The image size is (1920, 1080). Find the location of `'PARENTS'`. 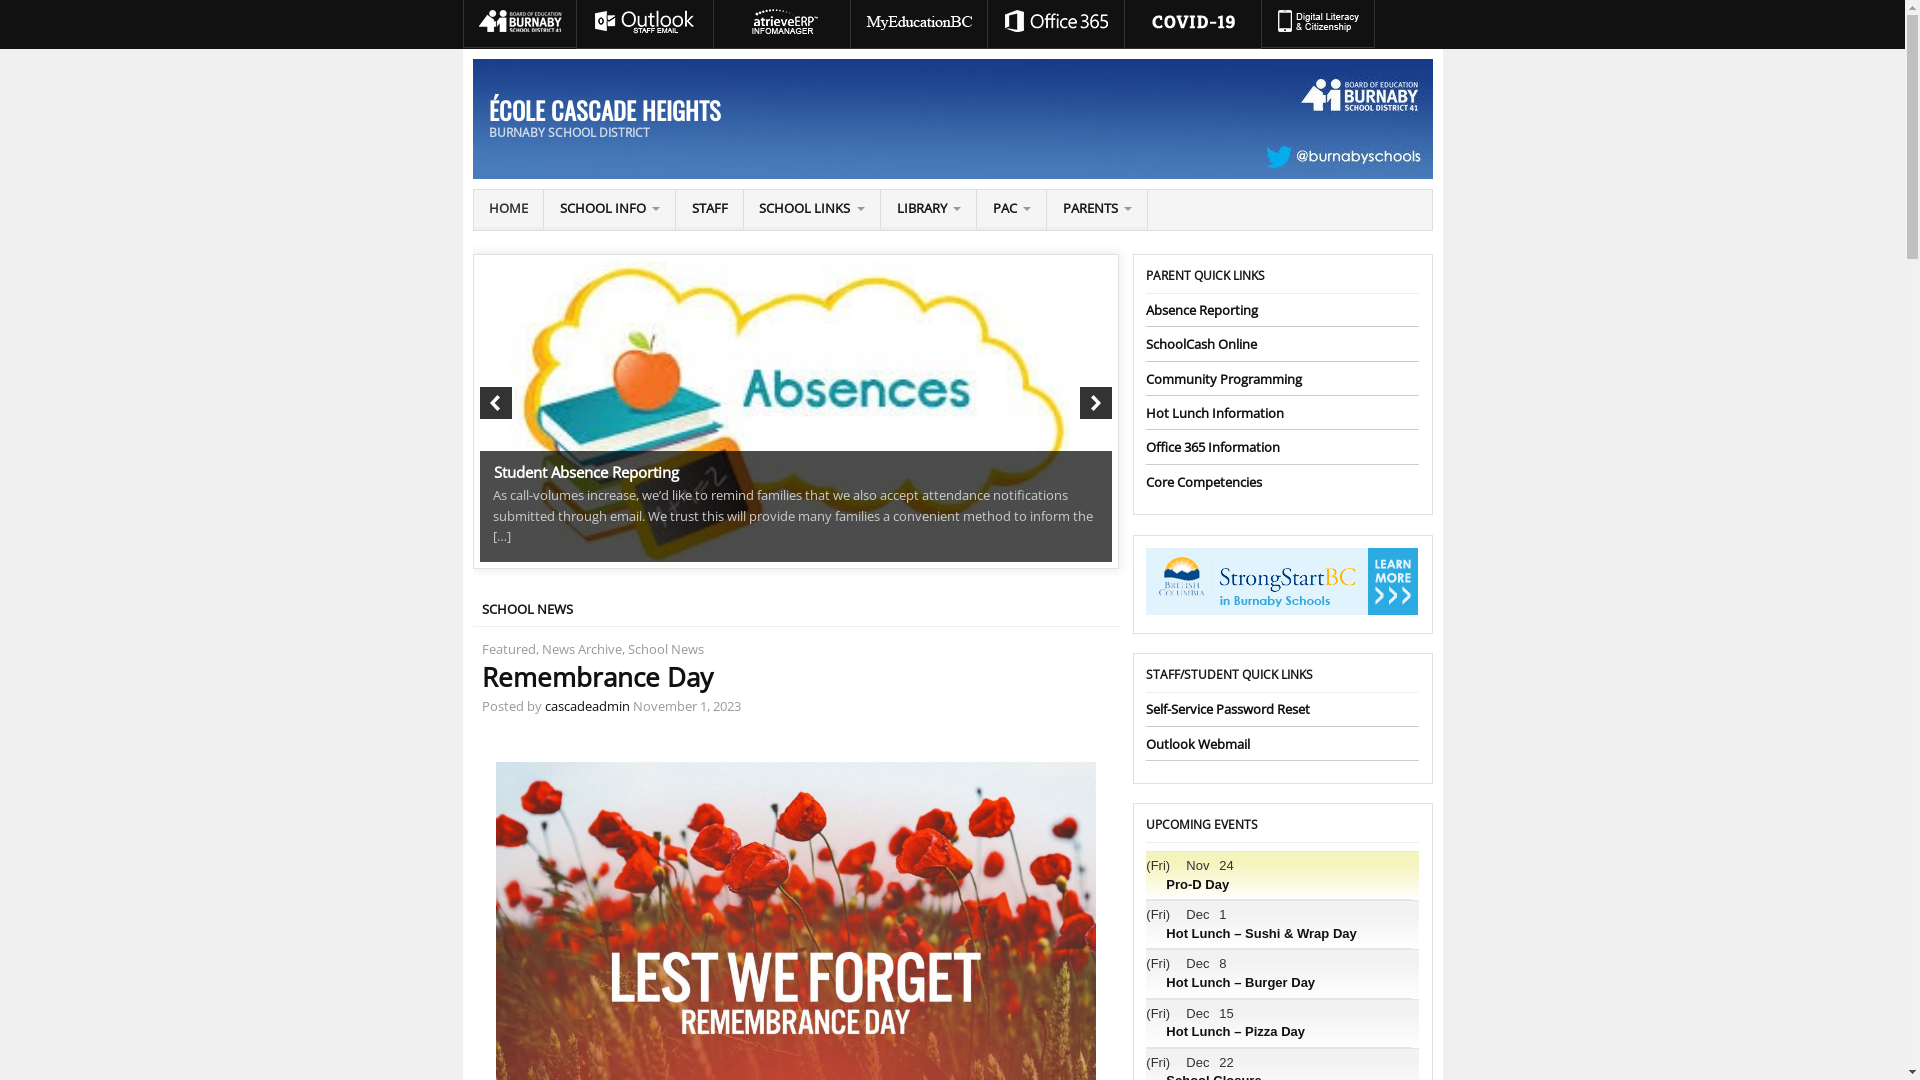

'PARENTS' is located at coordinates (1096, 209).